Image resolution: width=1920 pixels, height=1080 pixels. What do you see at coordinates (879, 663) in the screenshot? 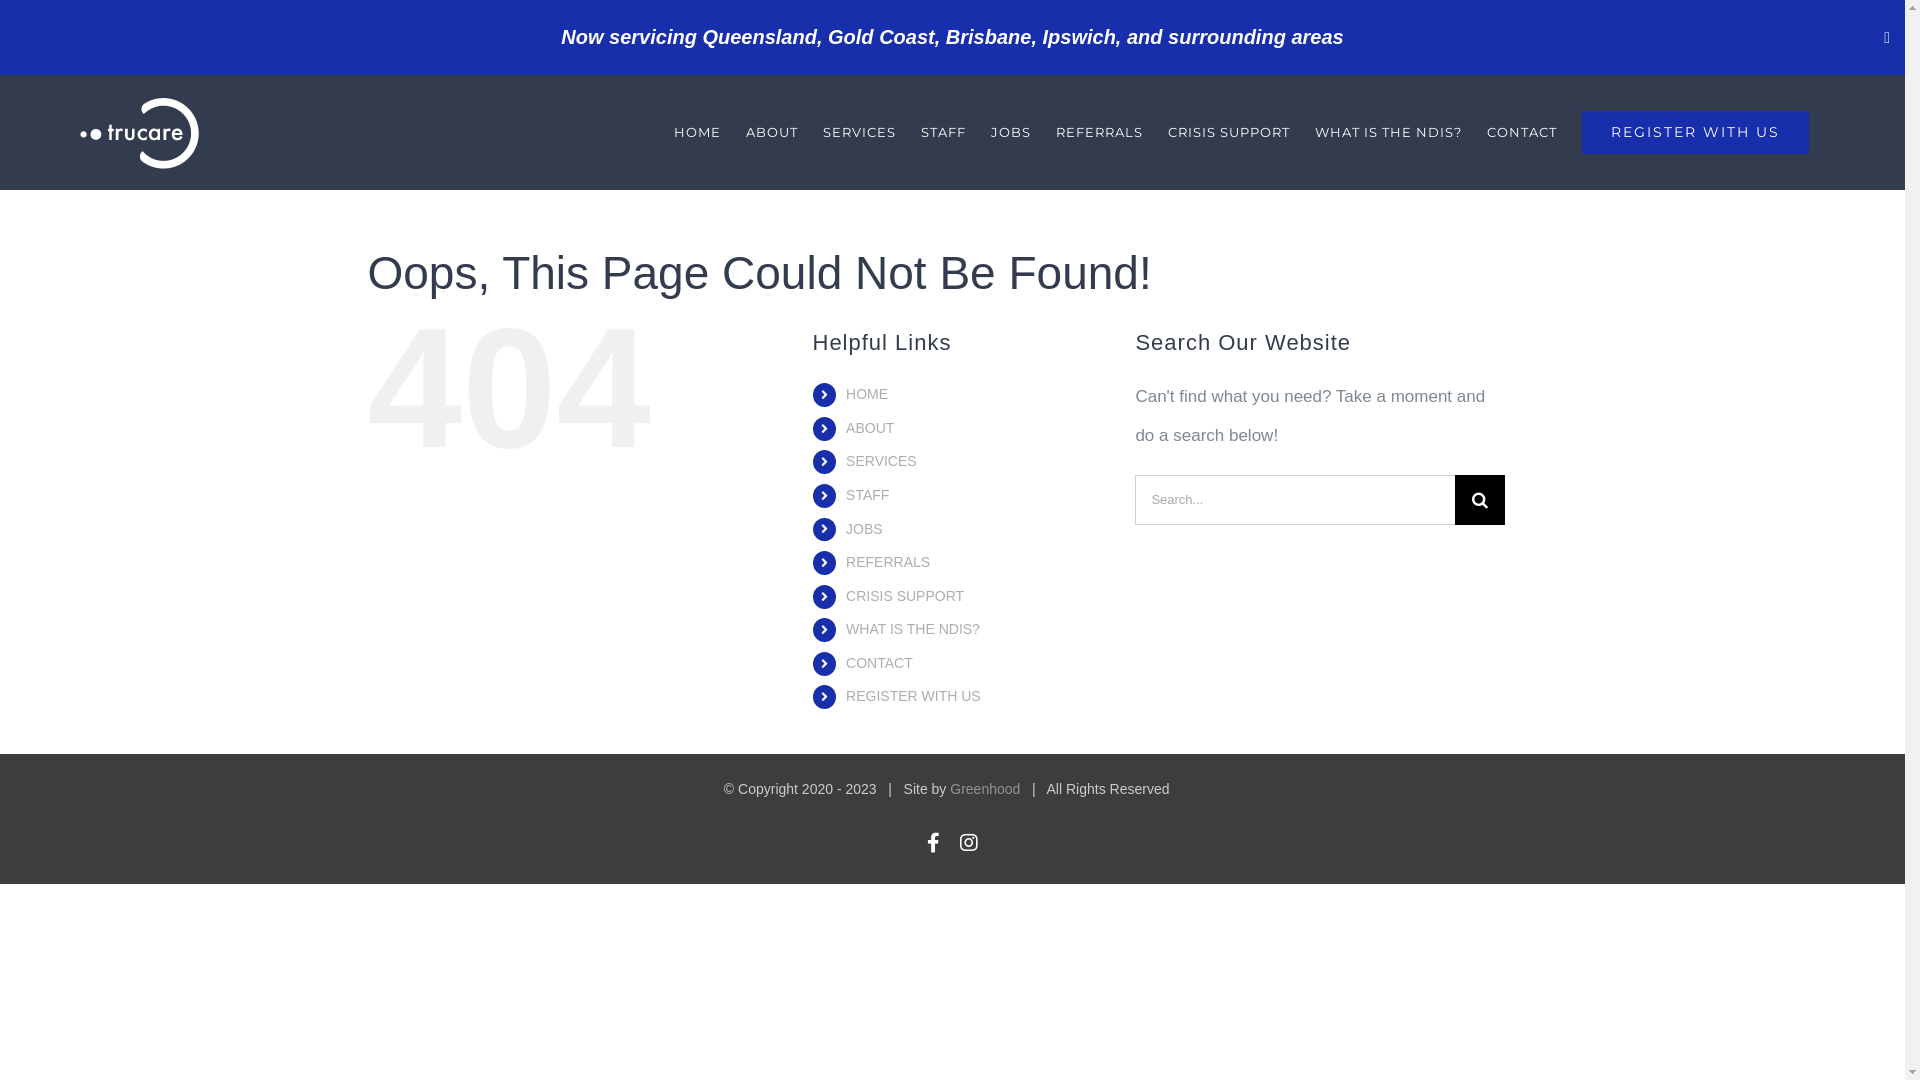
I see `'CONTACT'` at bounding box center [879, 663].